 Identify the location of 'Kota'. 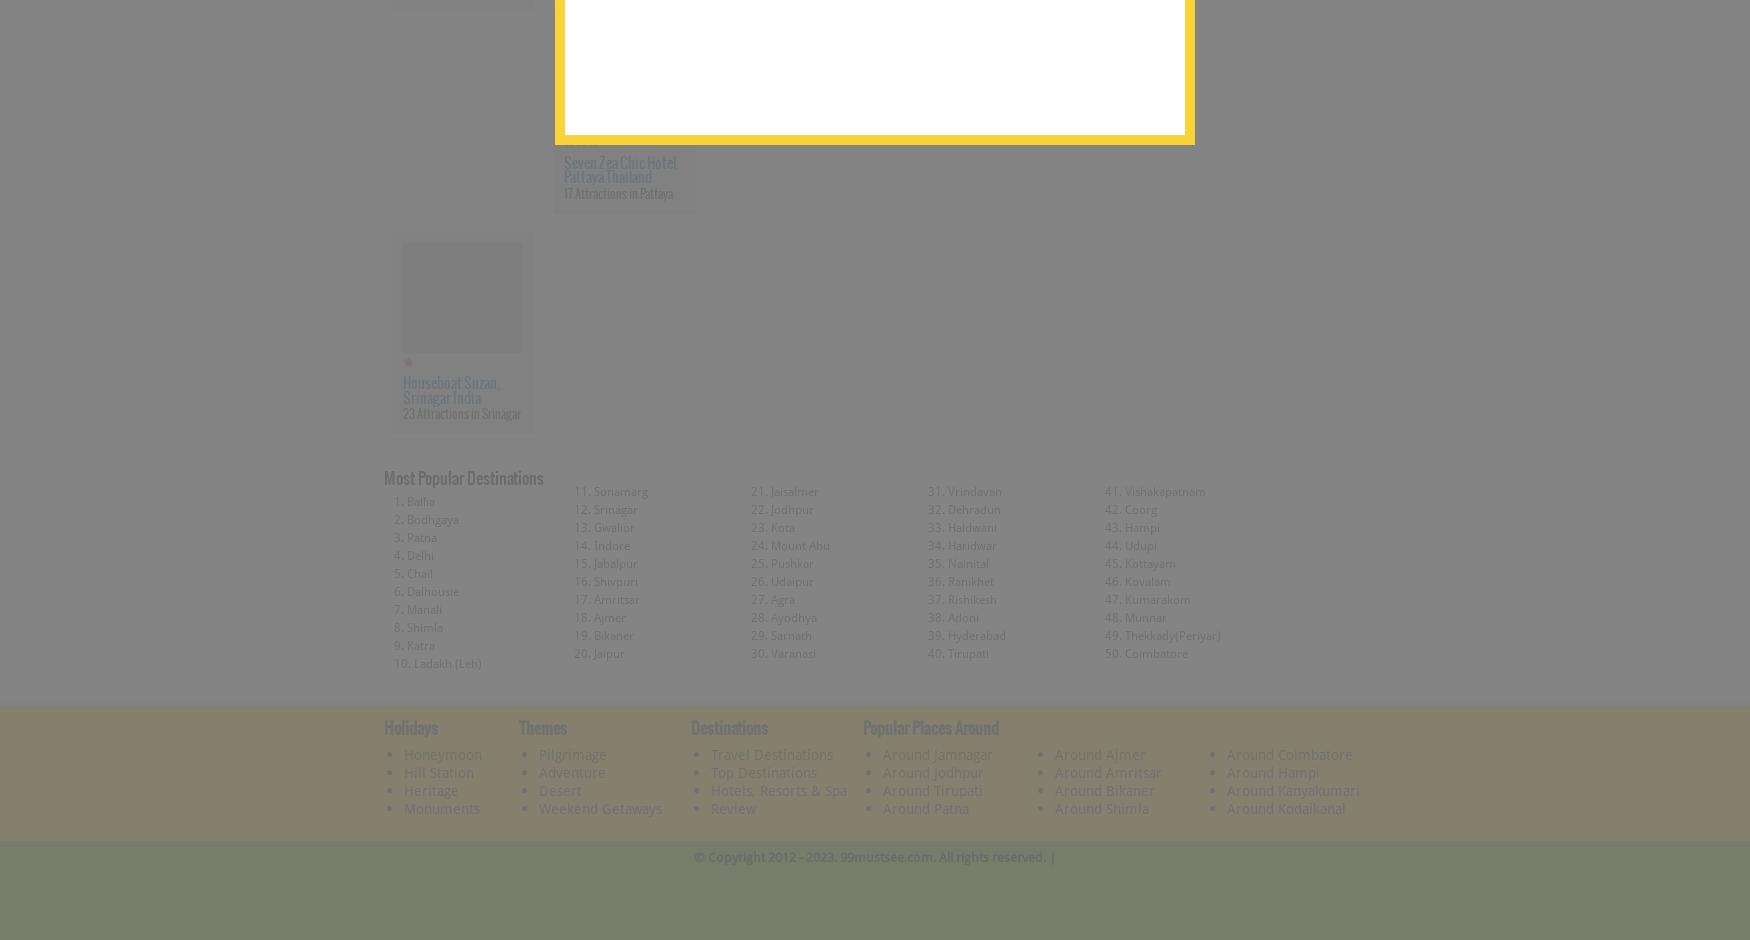
(781, 526).